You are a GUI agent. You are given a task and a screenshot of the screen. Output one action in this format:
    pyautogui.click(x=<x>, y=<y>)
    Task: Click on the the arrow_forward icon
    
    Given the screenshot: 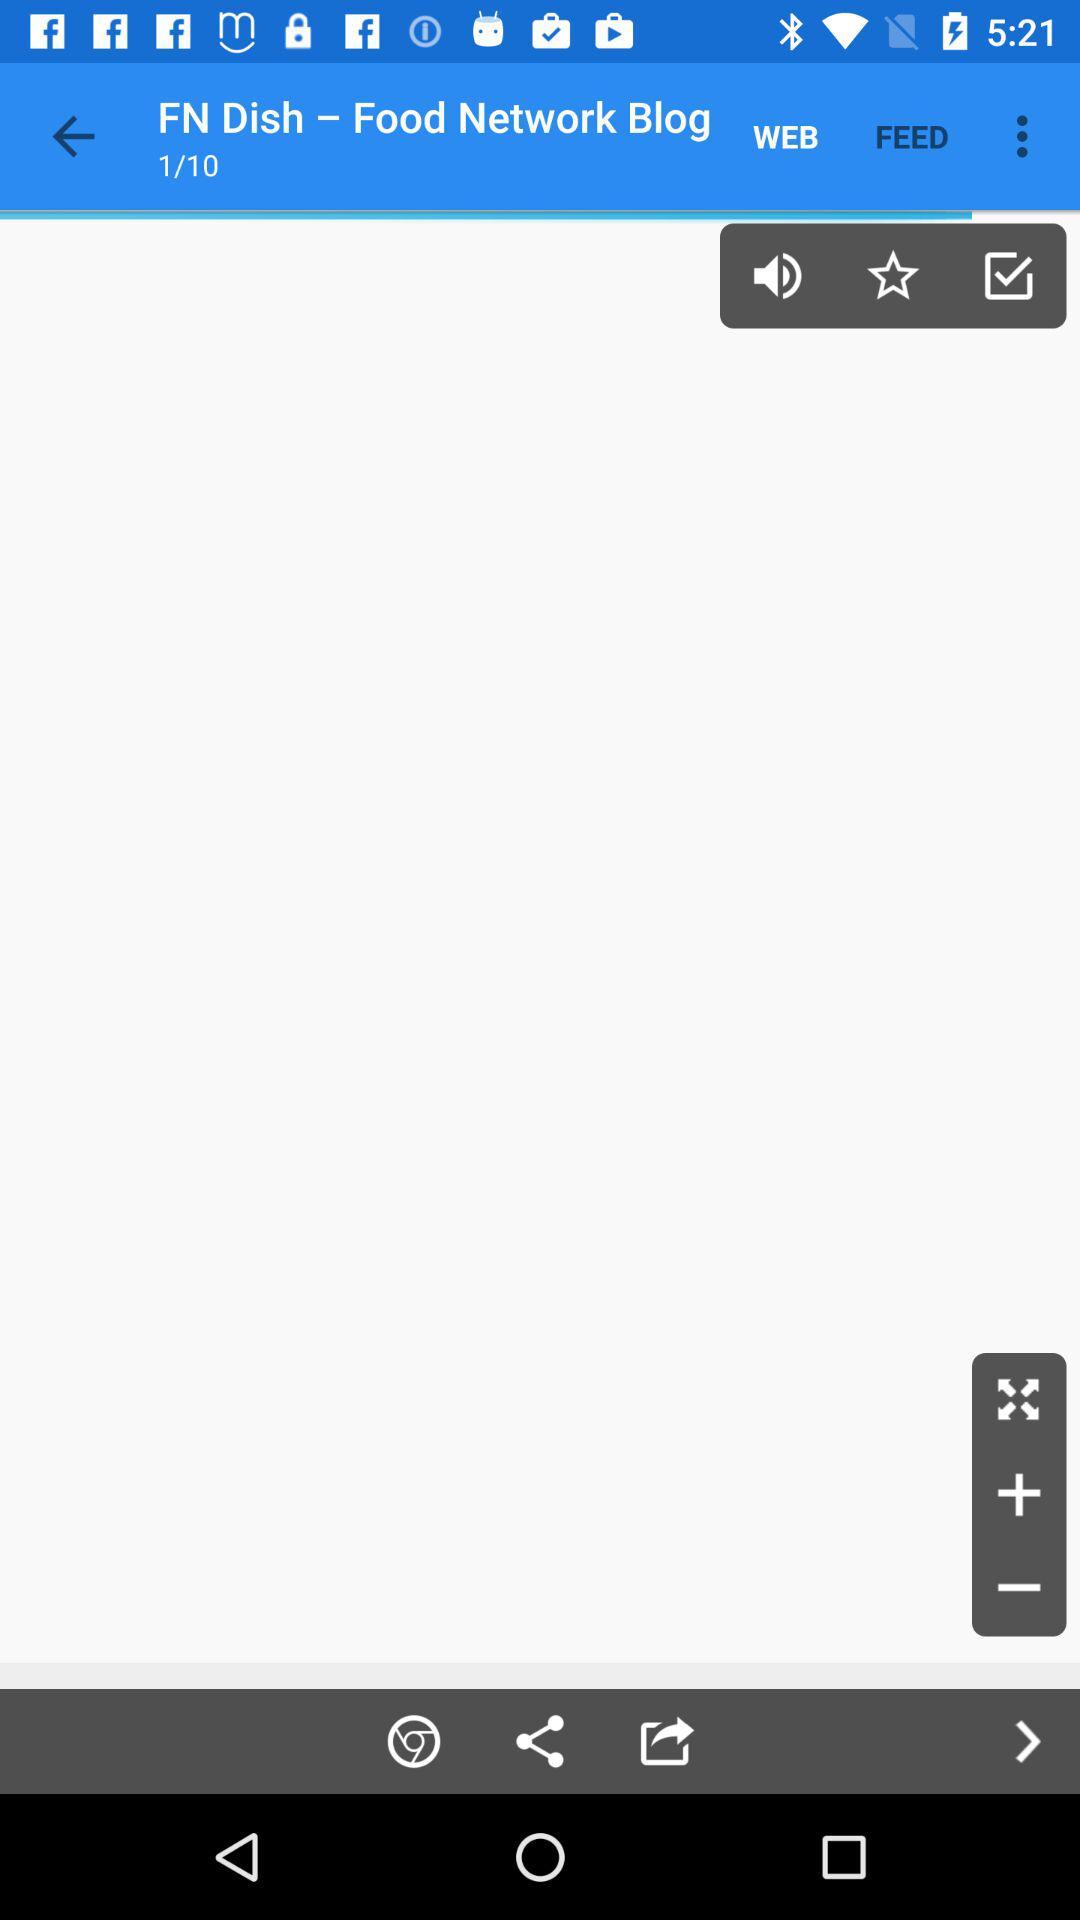 What is the action you would take?
    pyautogui.click(x=1027, y=1740)
    